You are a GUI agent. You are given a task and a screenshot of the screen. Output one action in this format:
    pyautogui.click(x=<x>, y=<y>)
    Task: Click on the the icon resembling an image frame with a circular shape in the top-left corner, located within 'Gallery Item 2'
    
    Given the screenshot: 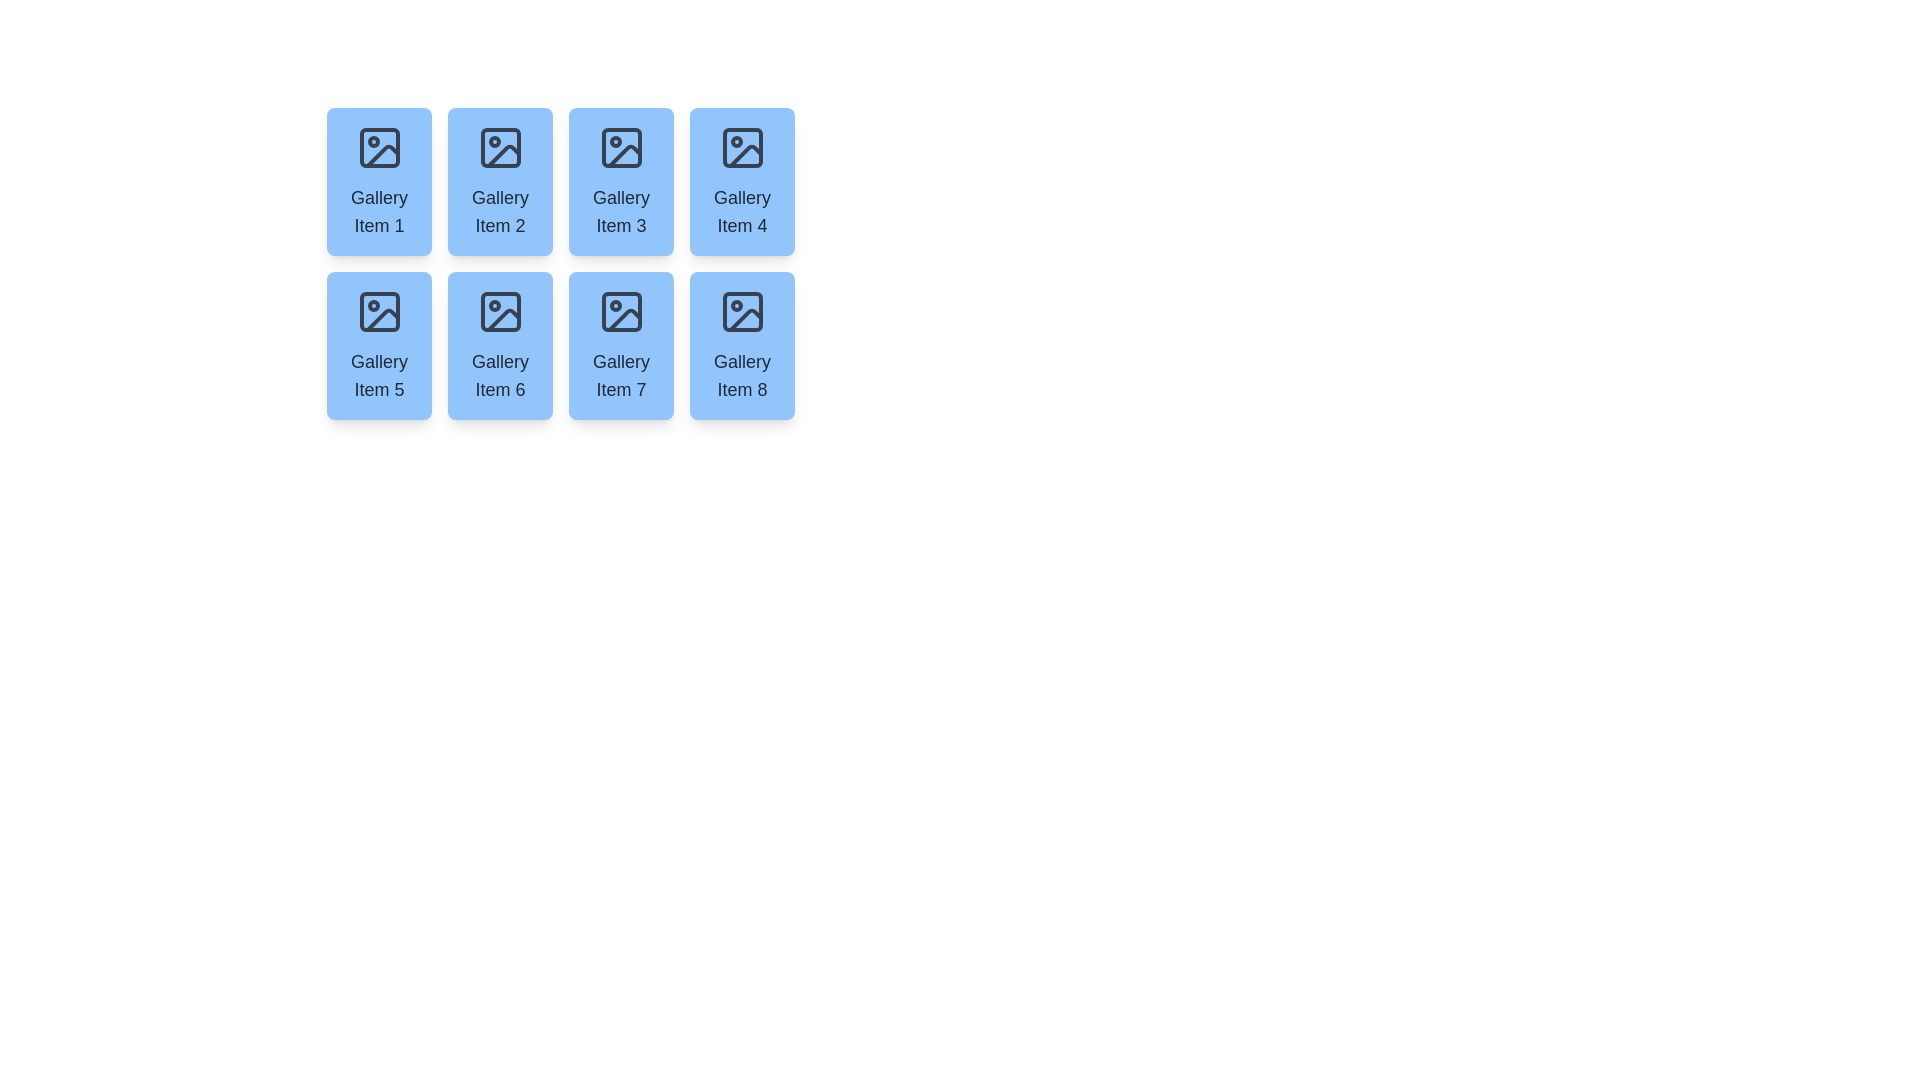 What is the action you would take?
    pyautogui.click(x=500, y=146)
    